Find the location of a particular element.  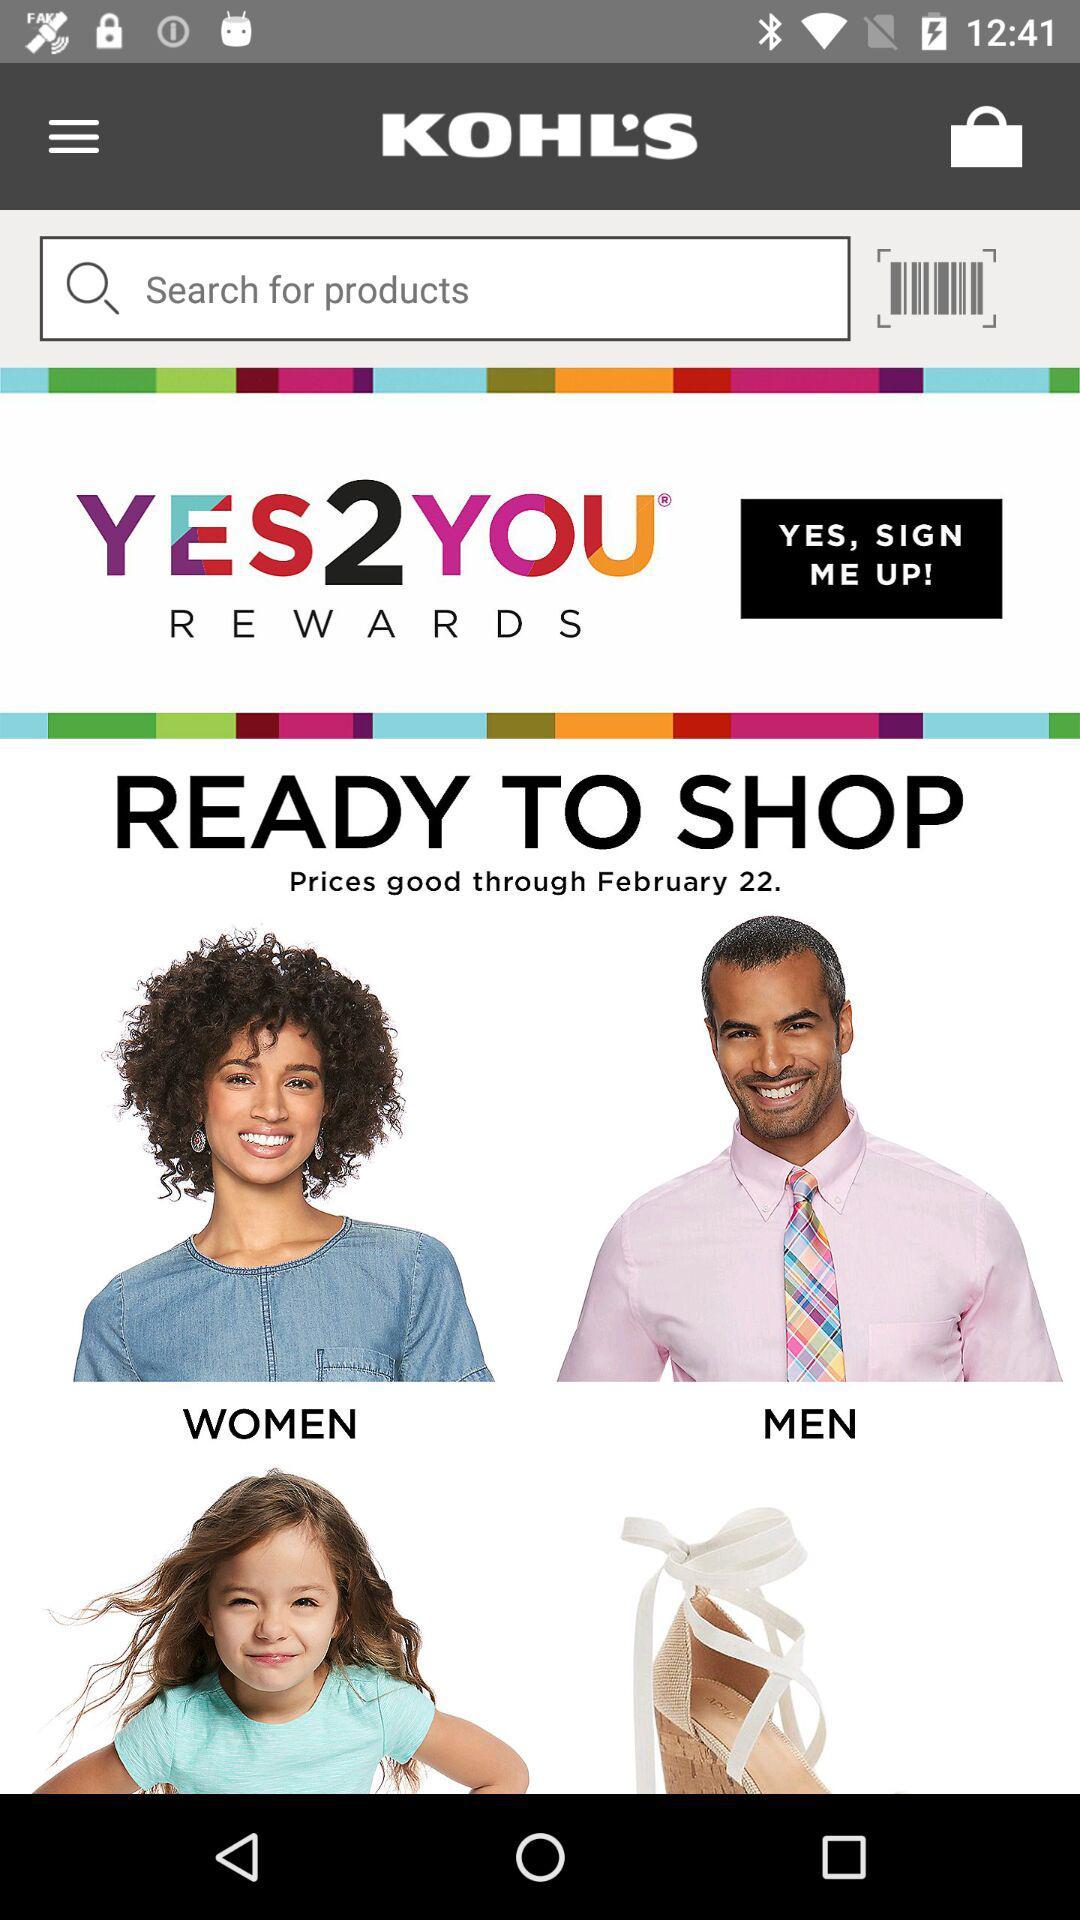

opens the cart is located at coordinates (980, 135).